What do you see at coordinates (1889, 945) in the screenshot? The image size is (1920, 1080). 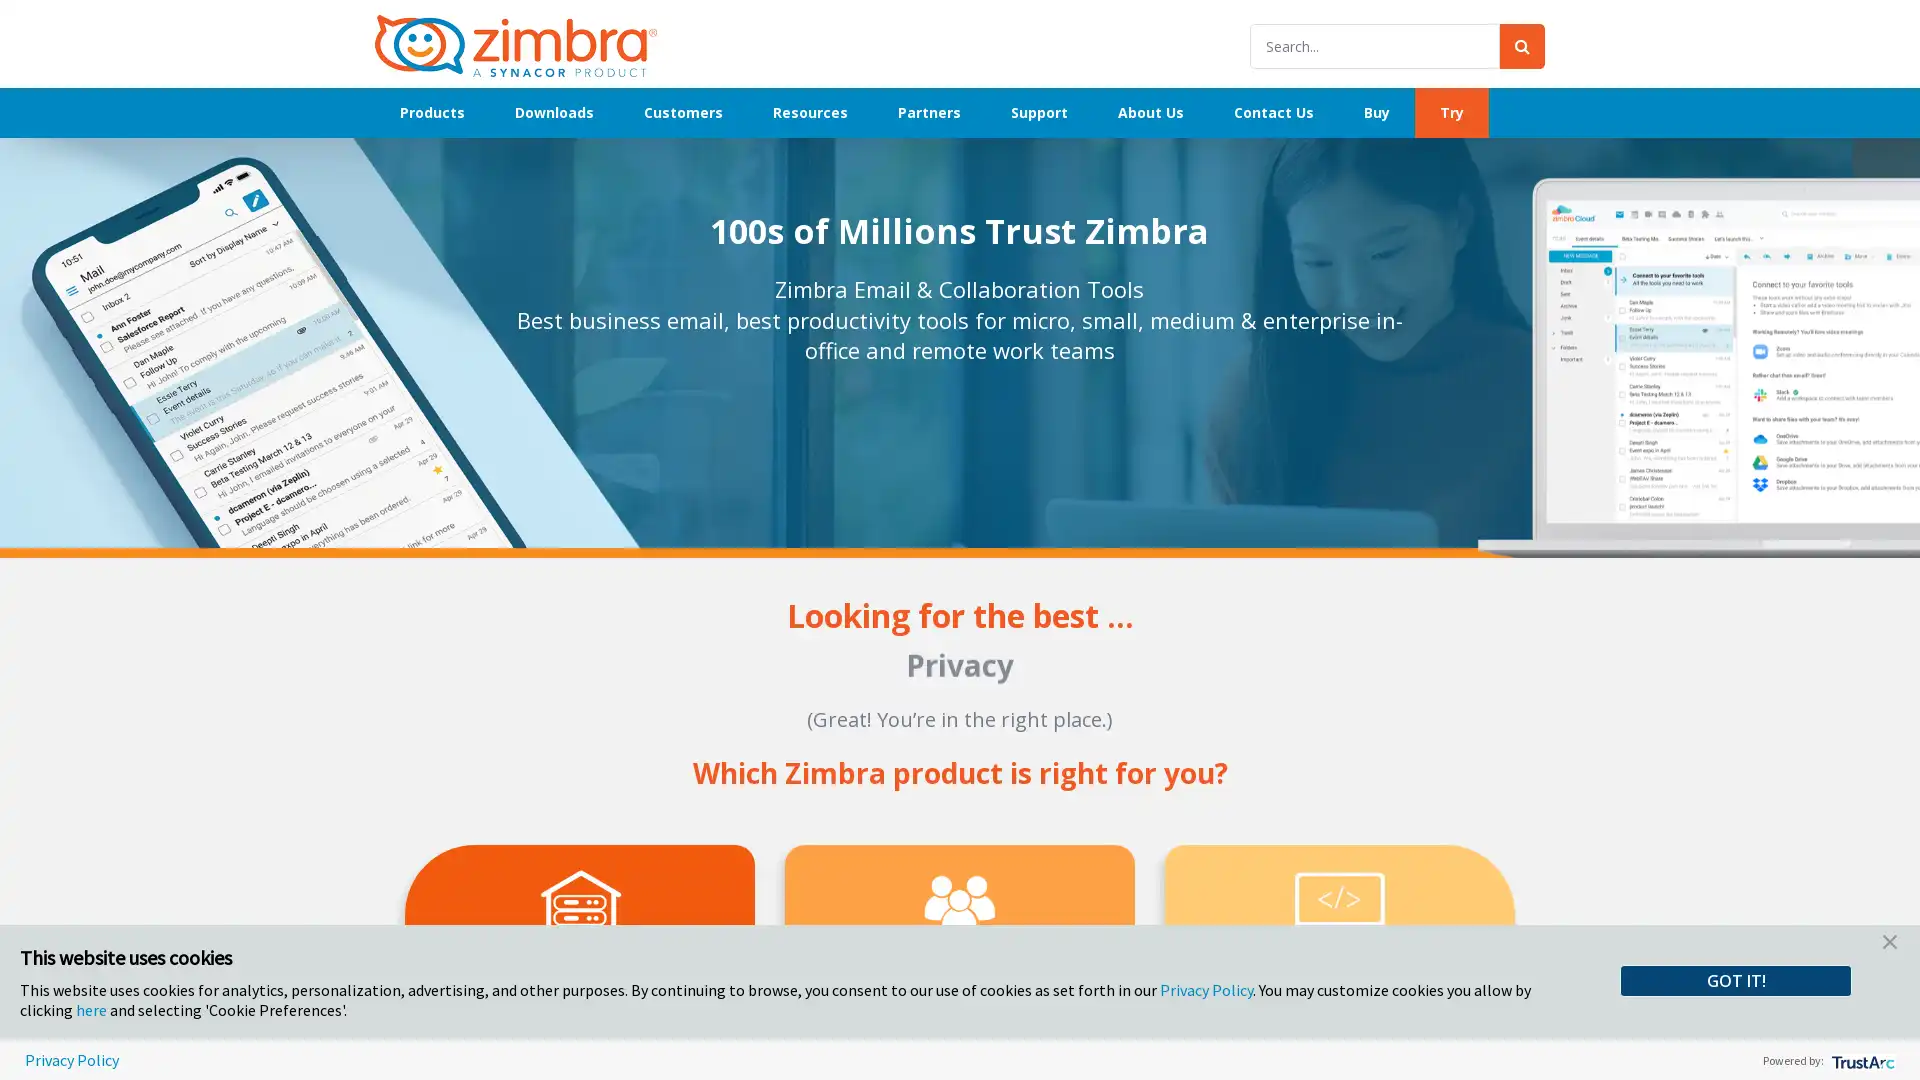 I see `close banner` at bounding box center [1889, 945].